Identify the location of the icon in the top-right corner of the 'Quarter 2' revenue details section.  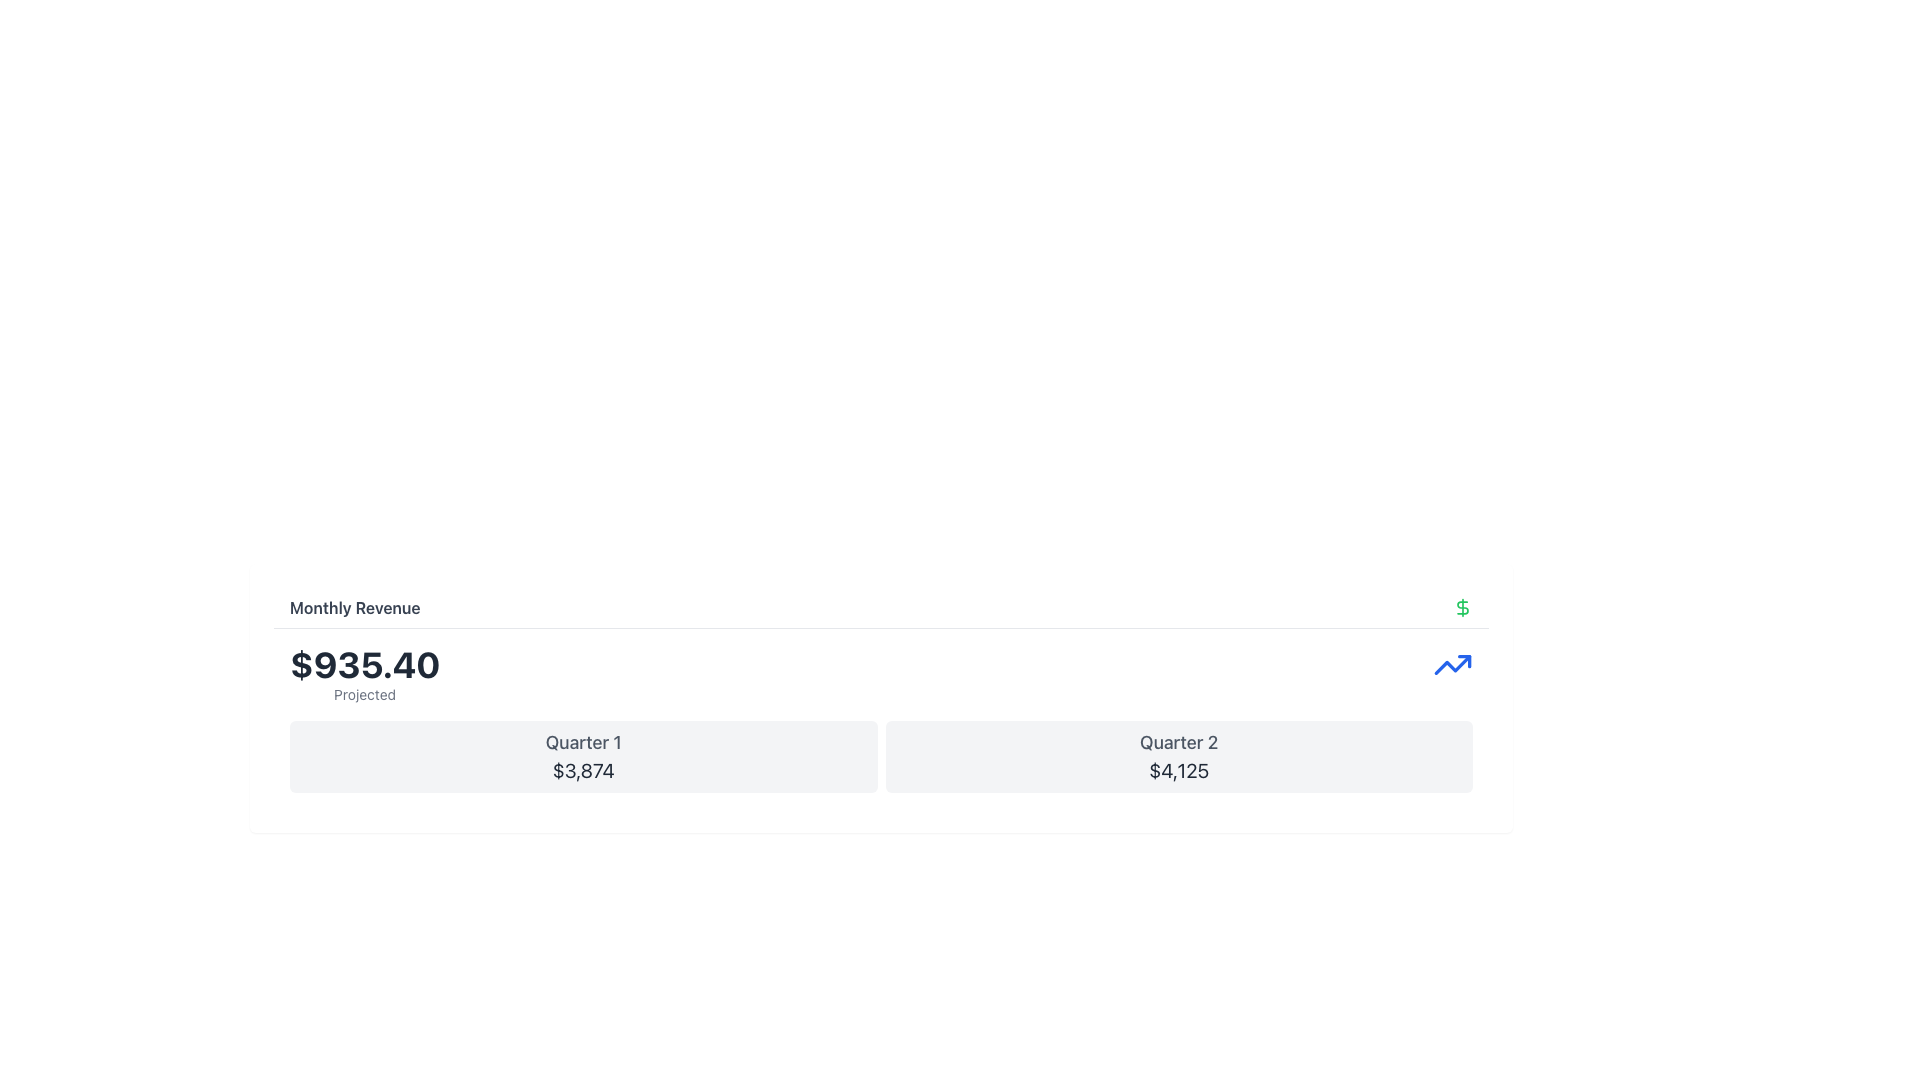
(1453, 664).